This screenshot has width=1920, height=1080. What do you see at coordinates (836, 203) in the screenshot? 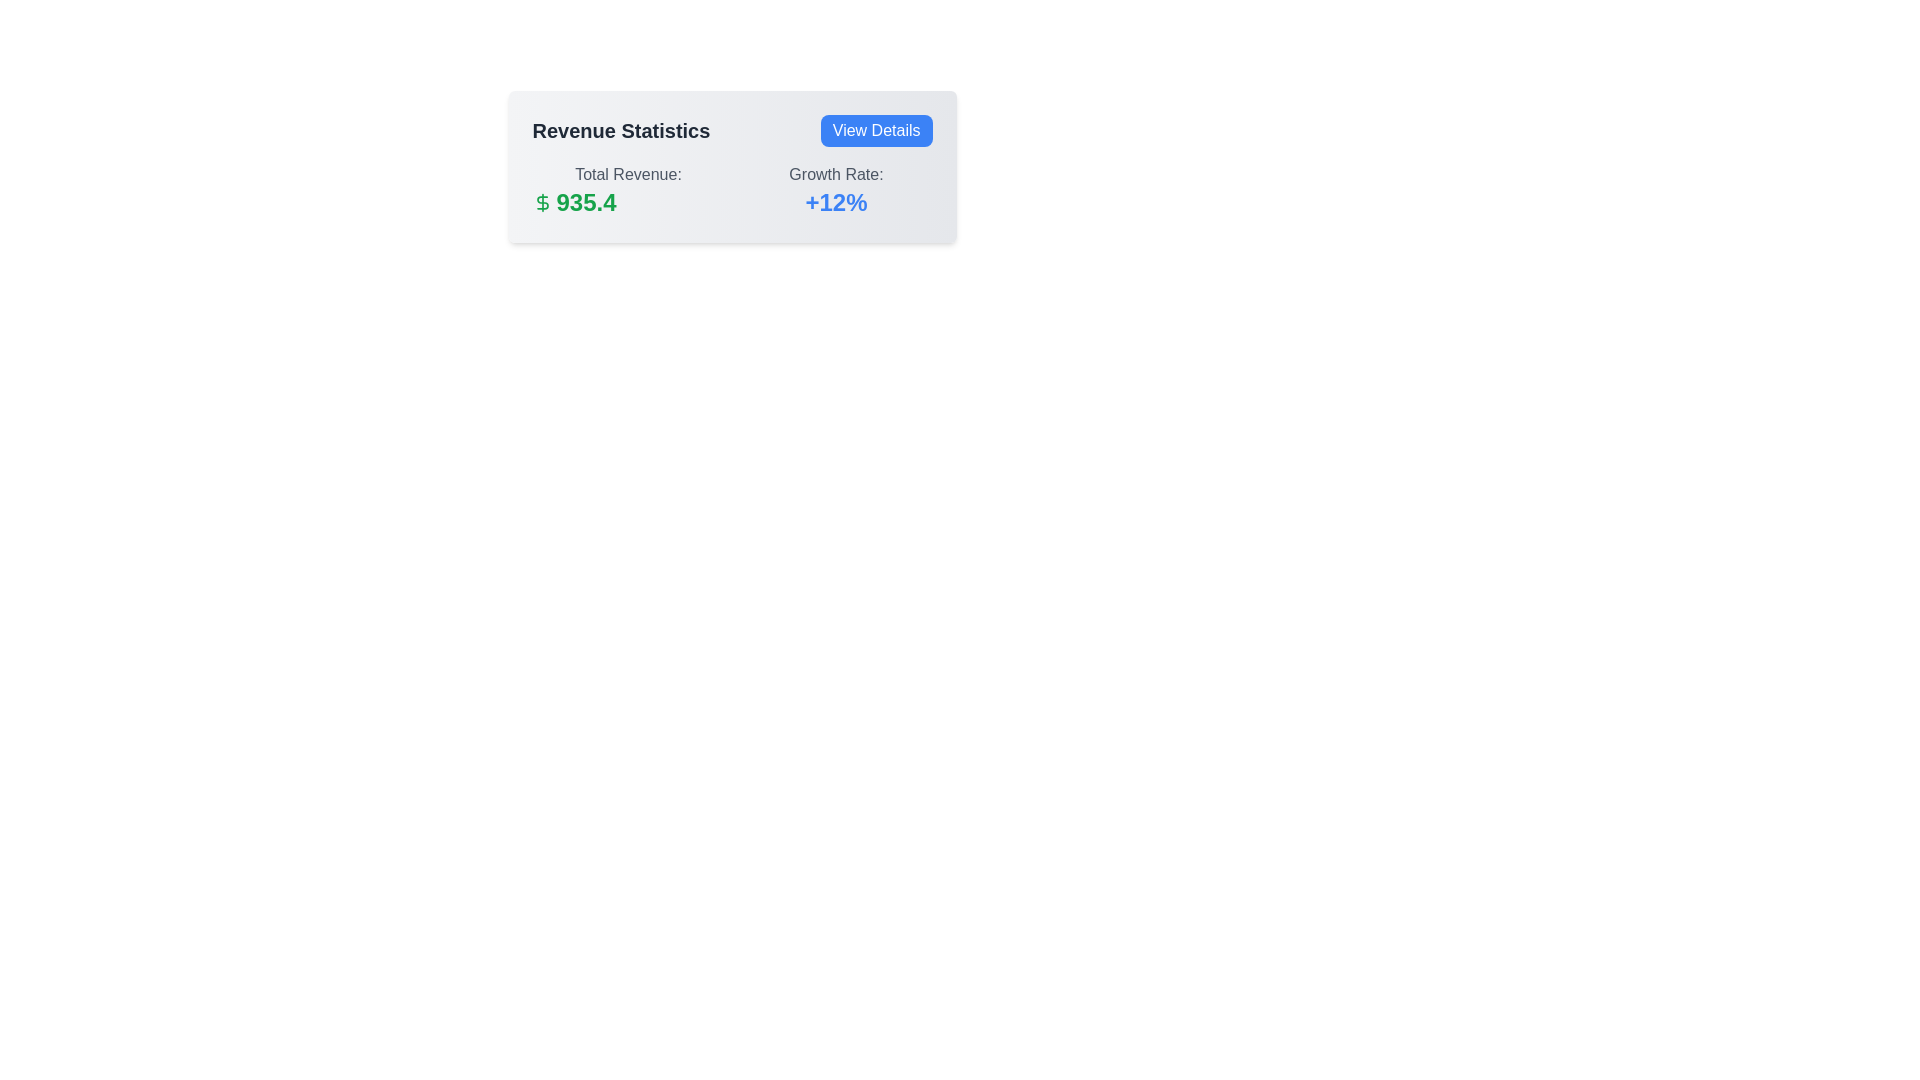
I see `the static text label that indicates a positive growth rate of 12 percent, positioned below and to the right of the 'Growth Rate:' label` at bounding box center [836, 203].